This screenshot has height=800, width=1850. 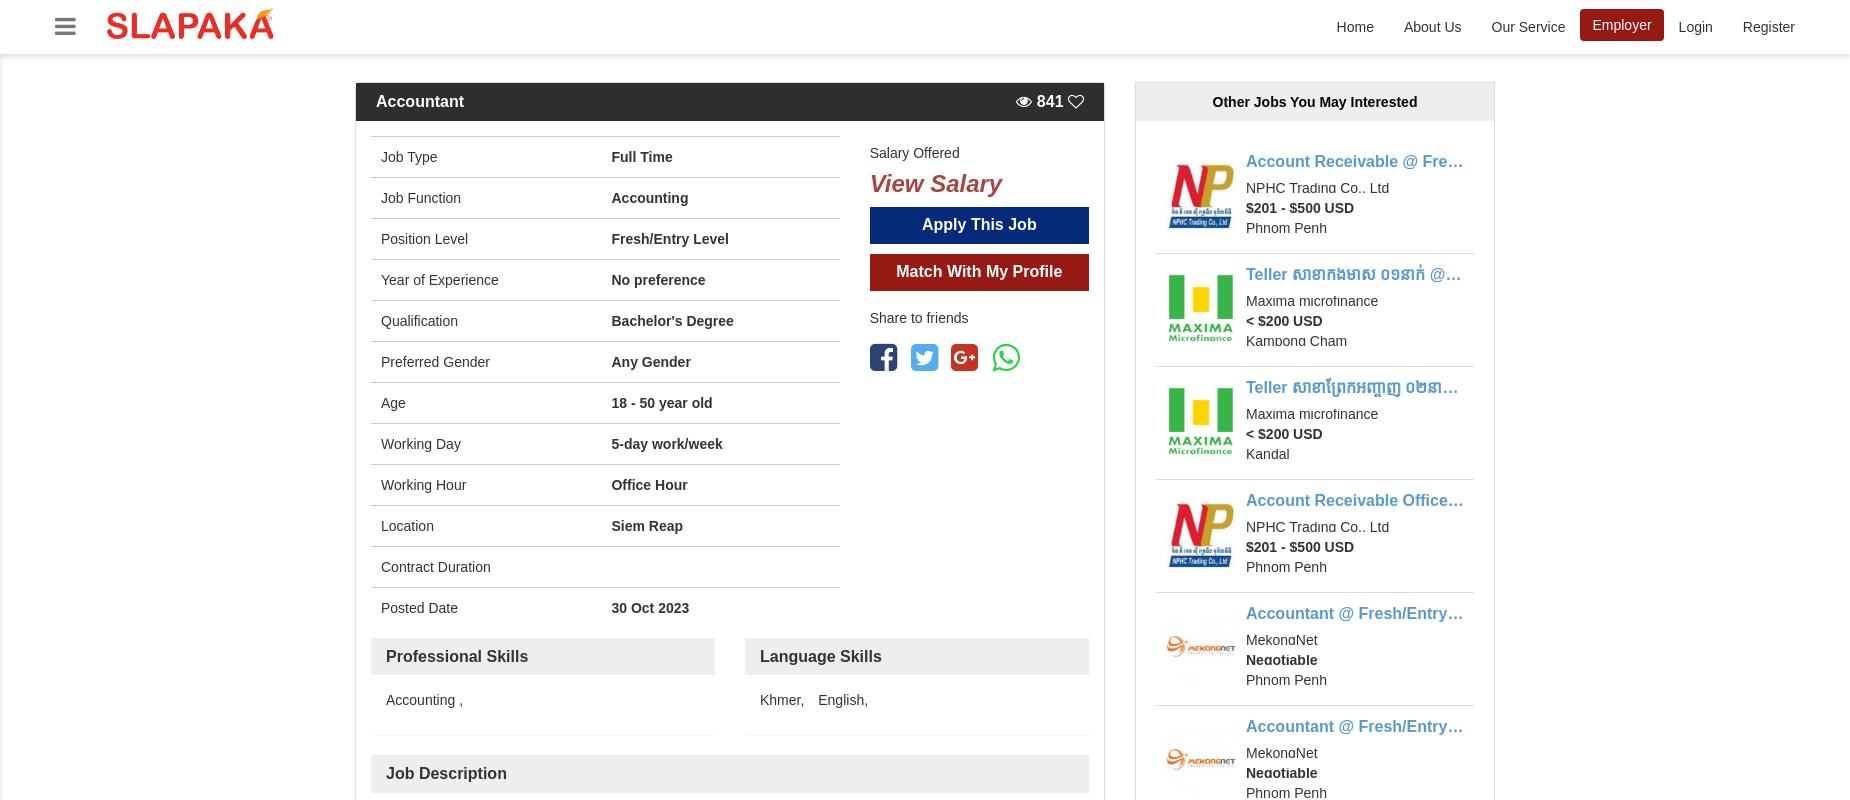 What do you see at coordinates (379, 607) in the screenshot?
I see `'Posted Date'` at bounding box center [379, 607].